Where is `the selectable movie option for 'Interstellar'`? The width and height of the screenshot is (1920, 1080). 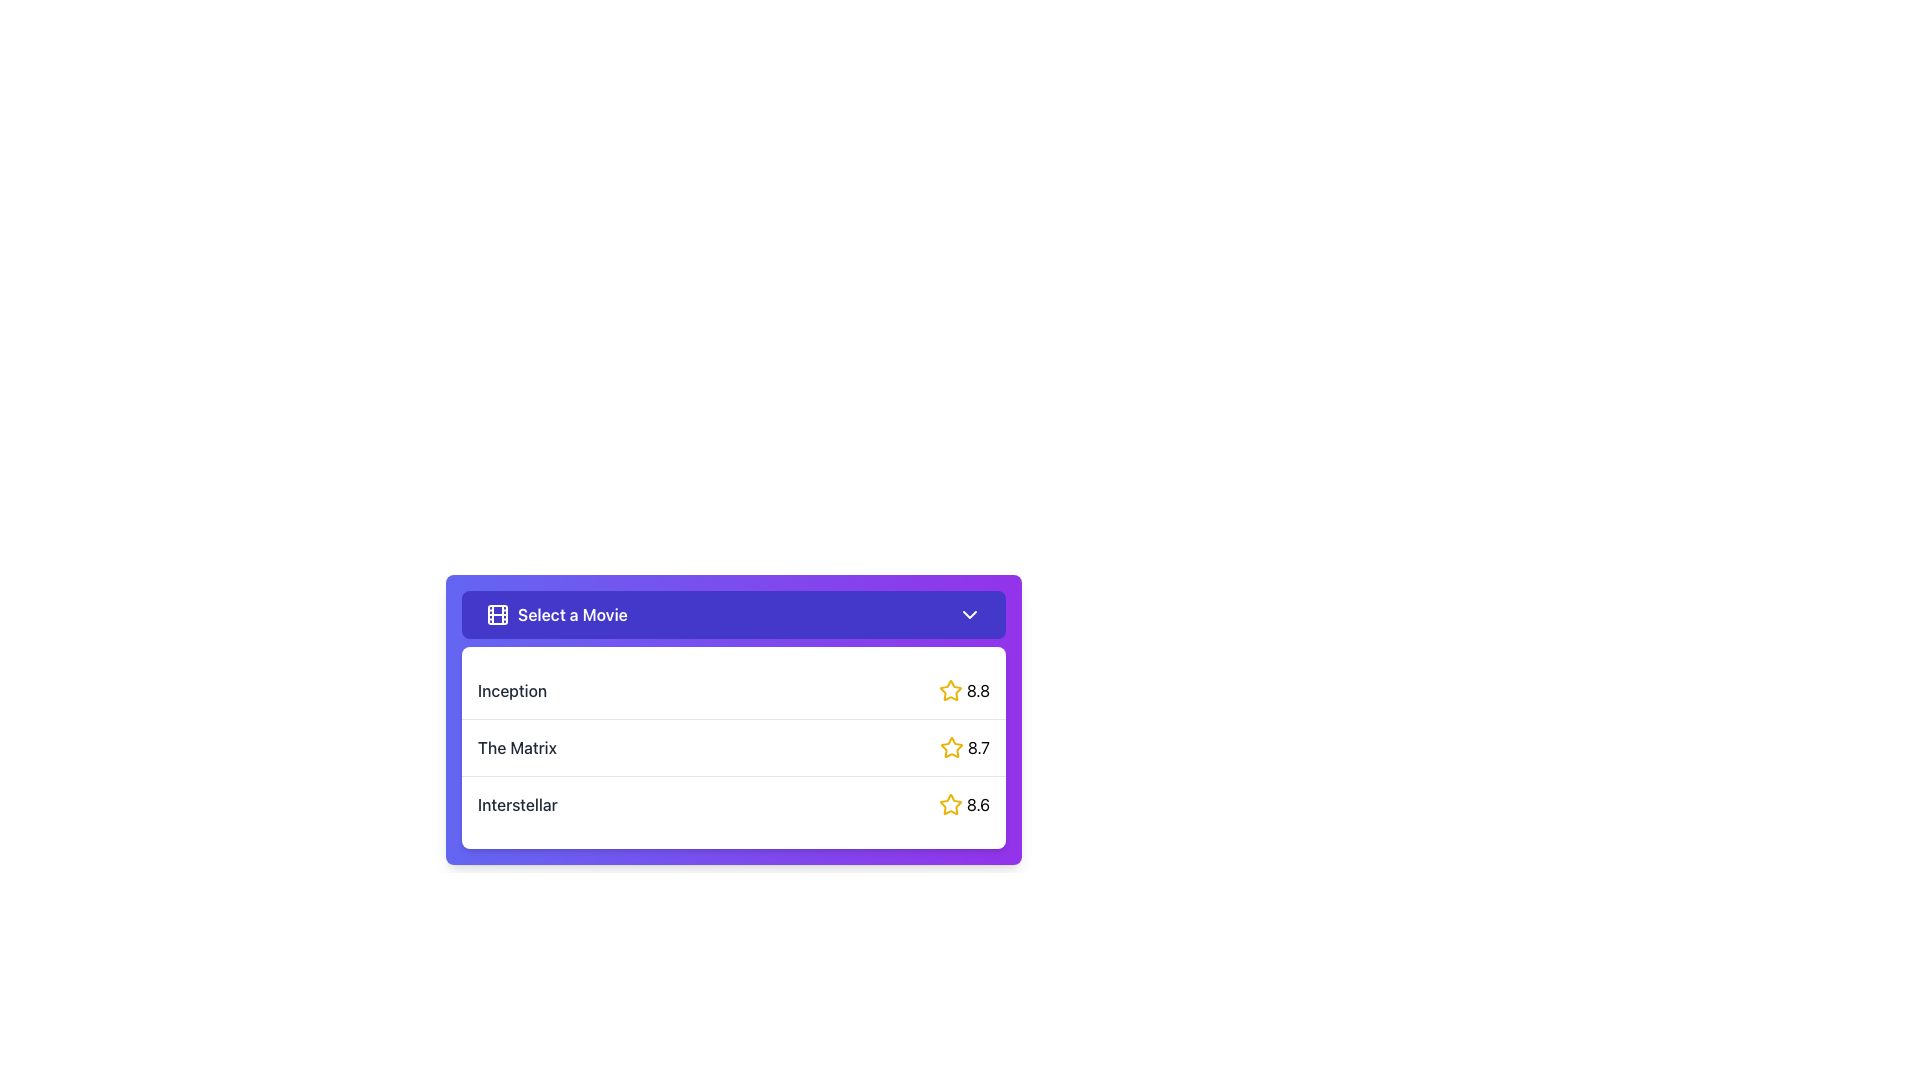 the selectable movie option for 'Interstellar' is located at coordinates (733, 803).